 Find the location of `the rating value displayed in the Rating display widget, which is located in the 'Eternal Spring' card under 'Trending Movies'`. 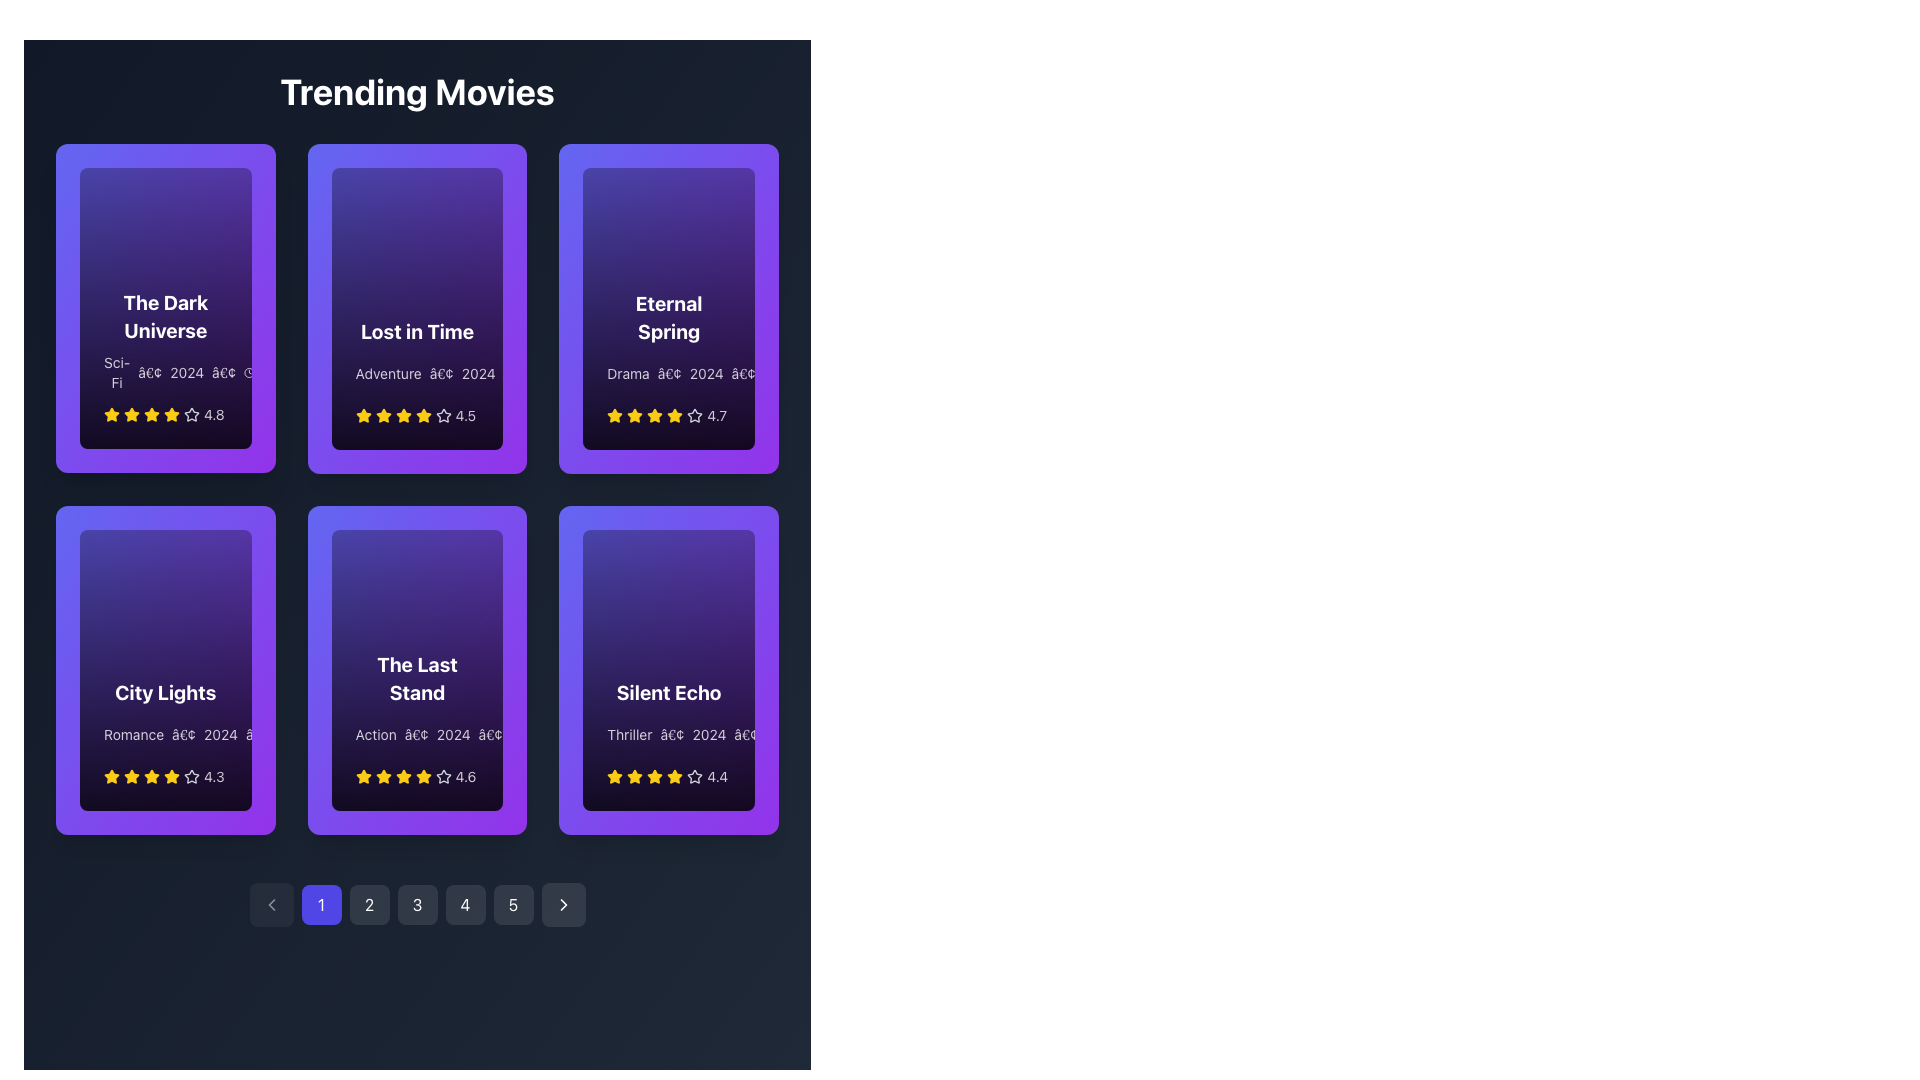

the rating value displayed in the Rating display widget, which is located in the 'Eternal Spring' card under 'Trending Movies' is located at coordinates (669, 414).